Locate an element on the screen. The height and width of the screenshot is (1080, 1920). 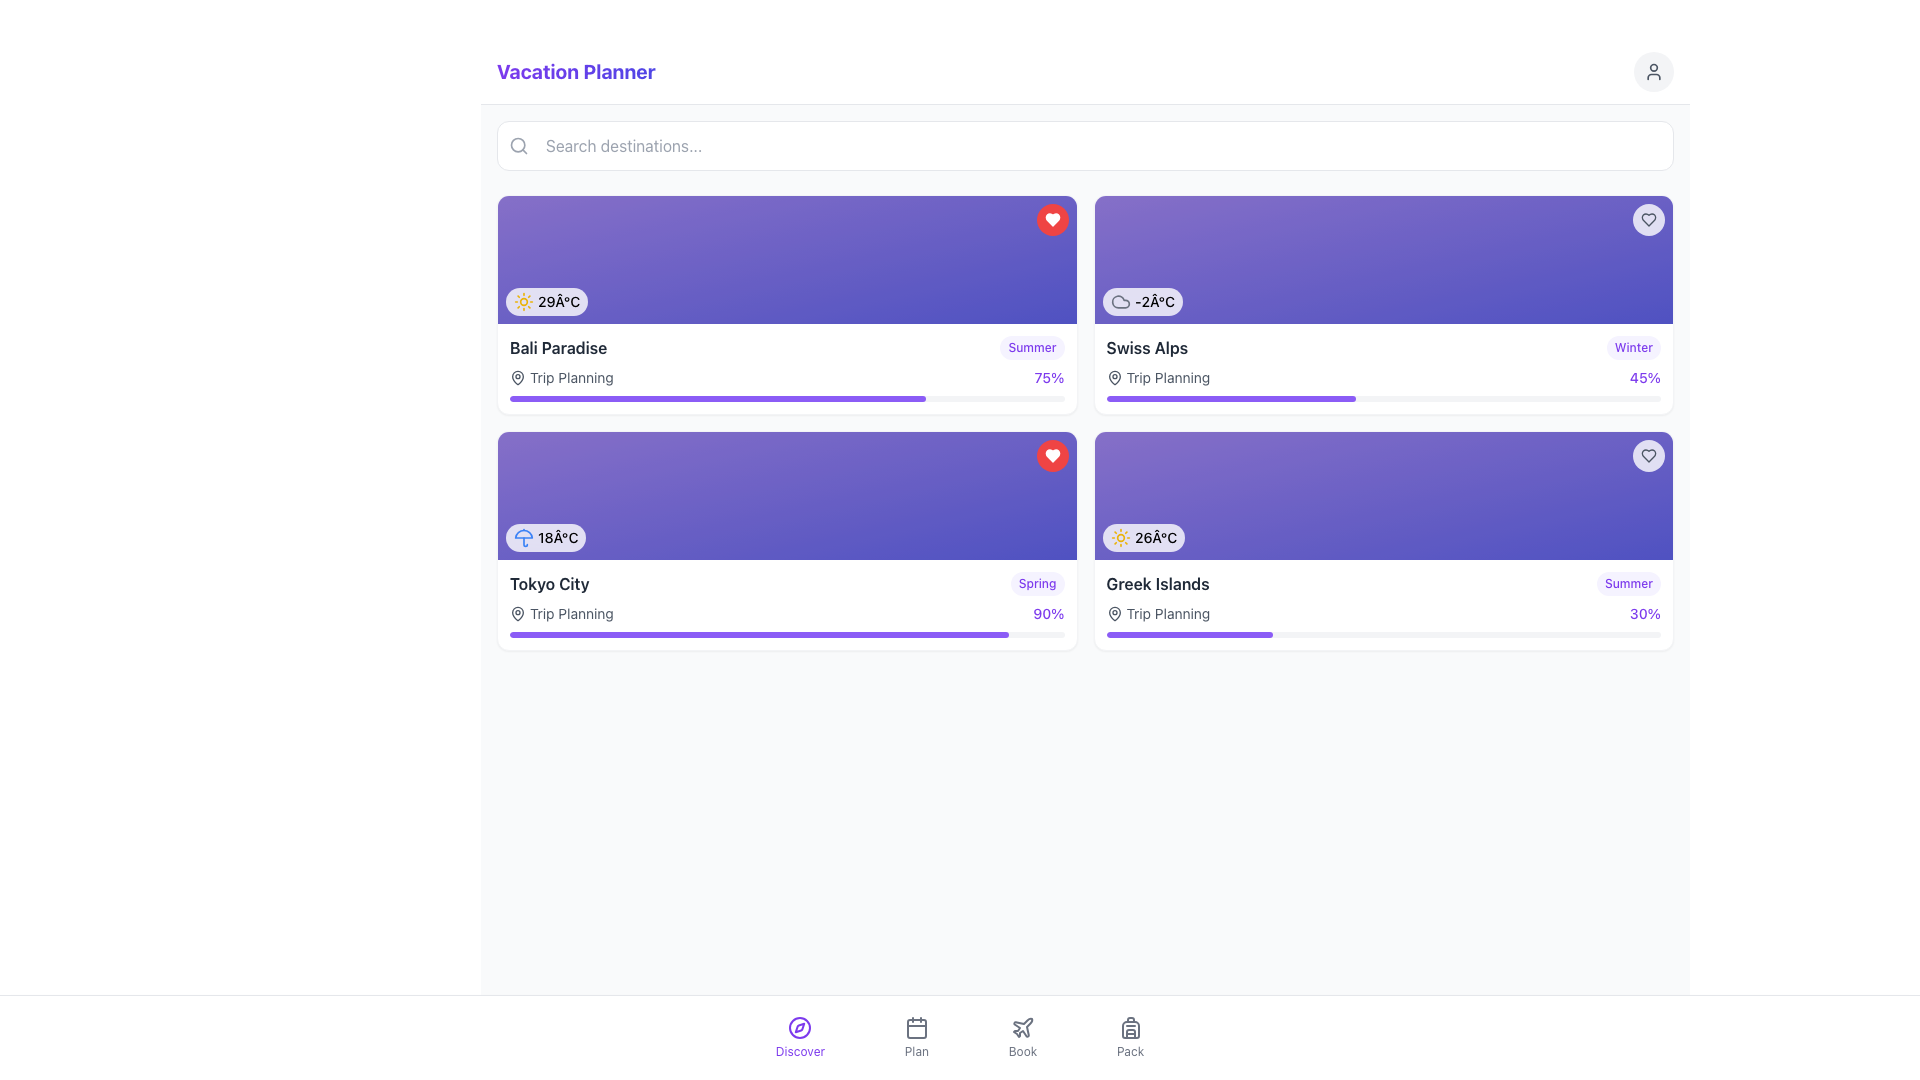
the 'Trip Planning' text label with a location pin icon, which is styled in light gray and located within the 'Bali Paradise' card, positioned just below the title and above the progress bar is located at coordinates (560, 378).